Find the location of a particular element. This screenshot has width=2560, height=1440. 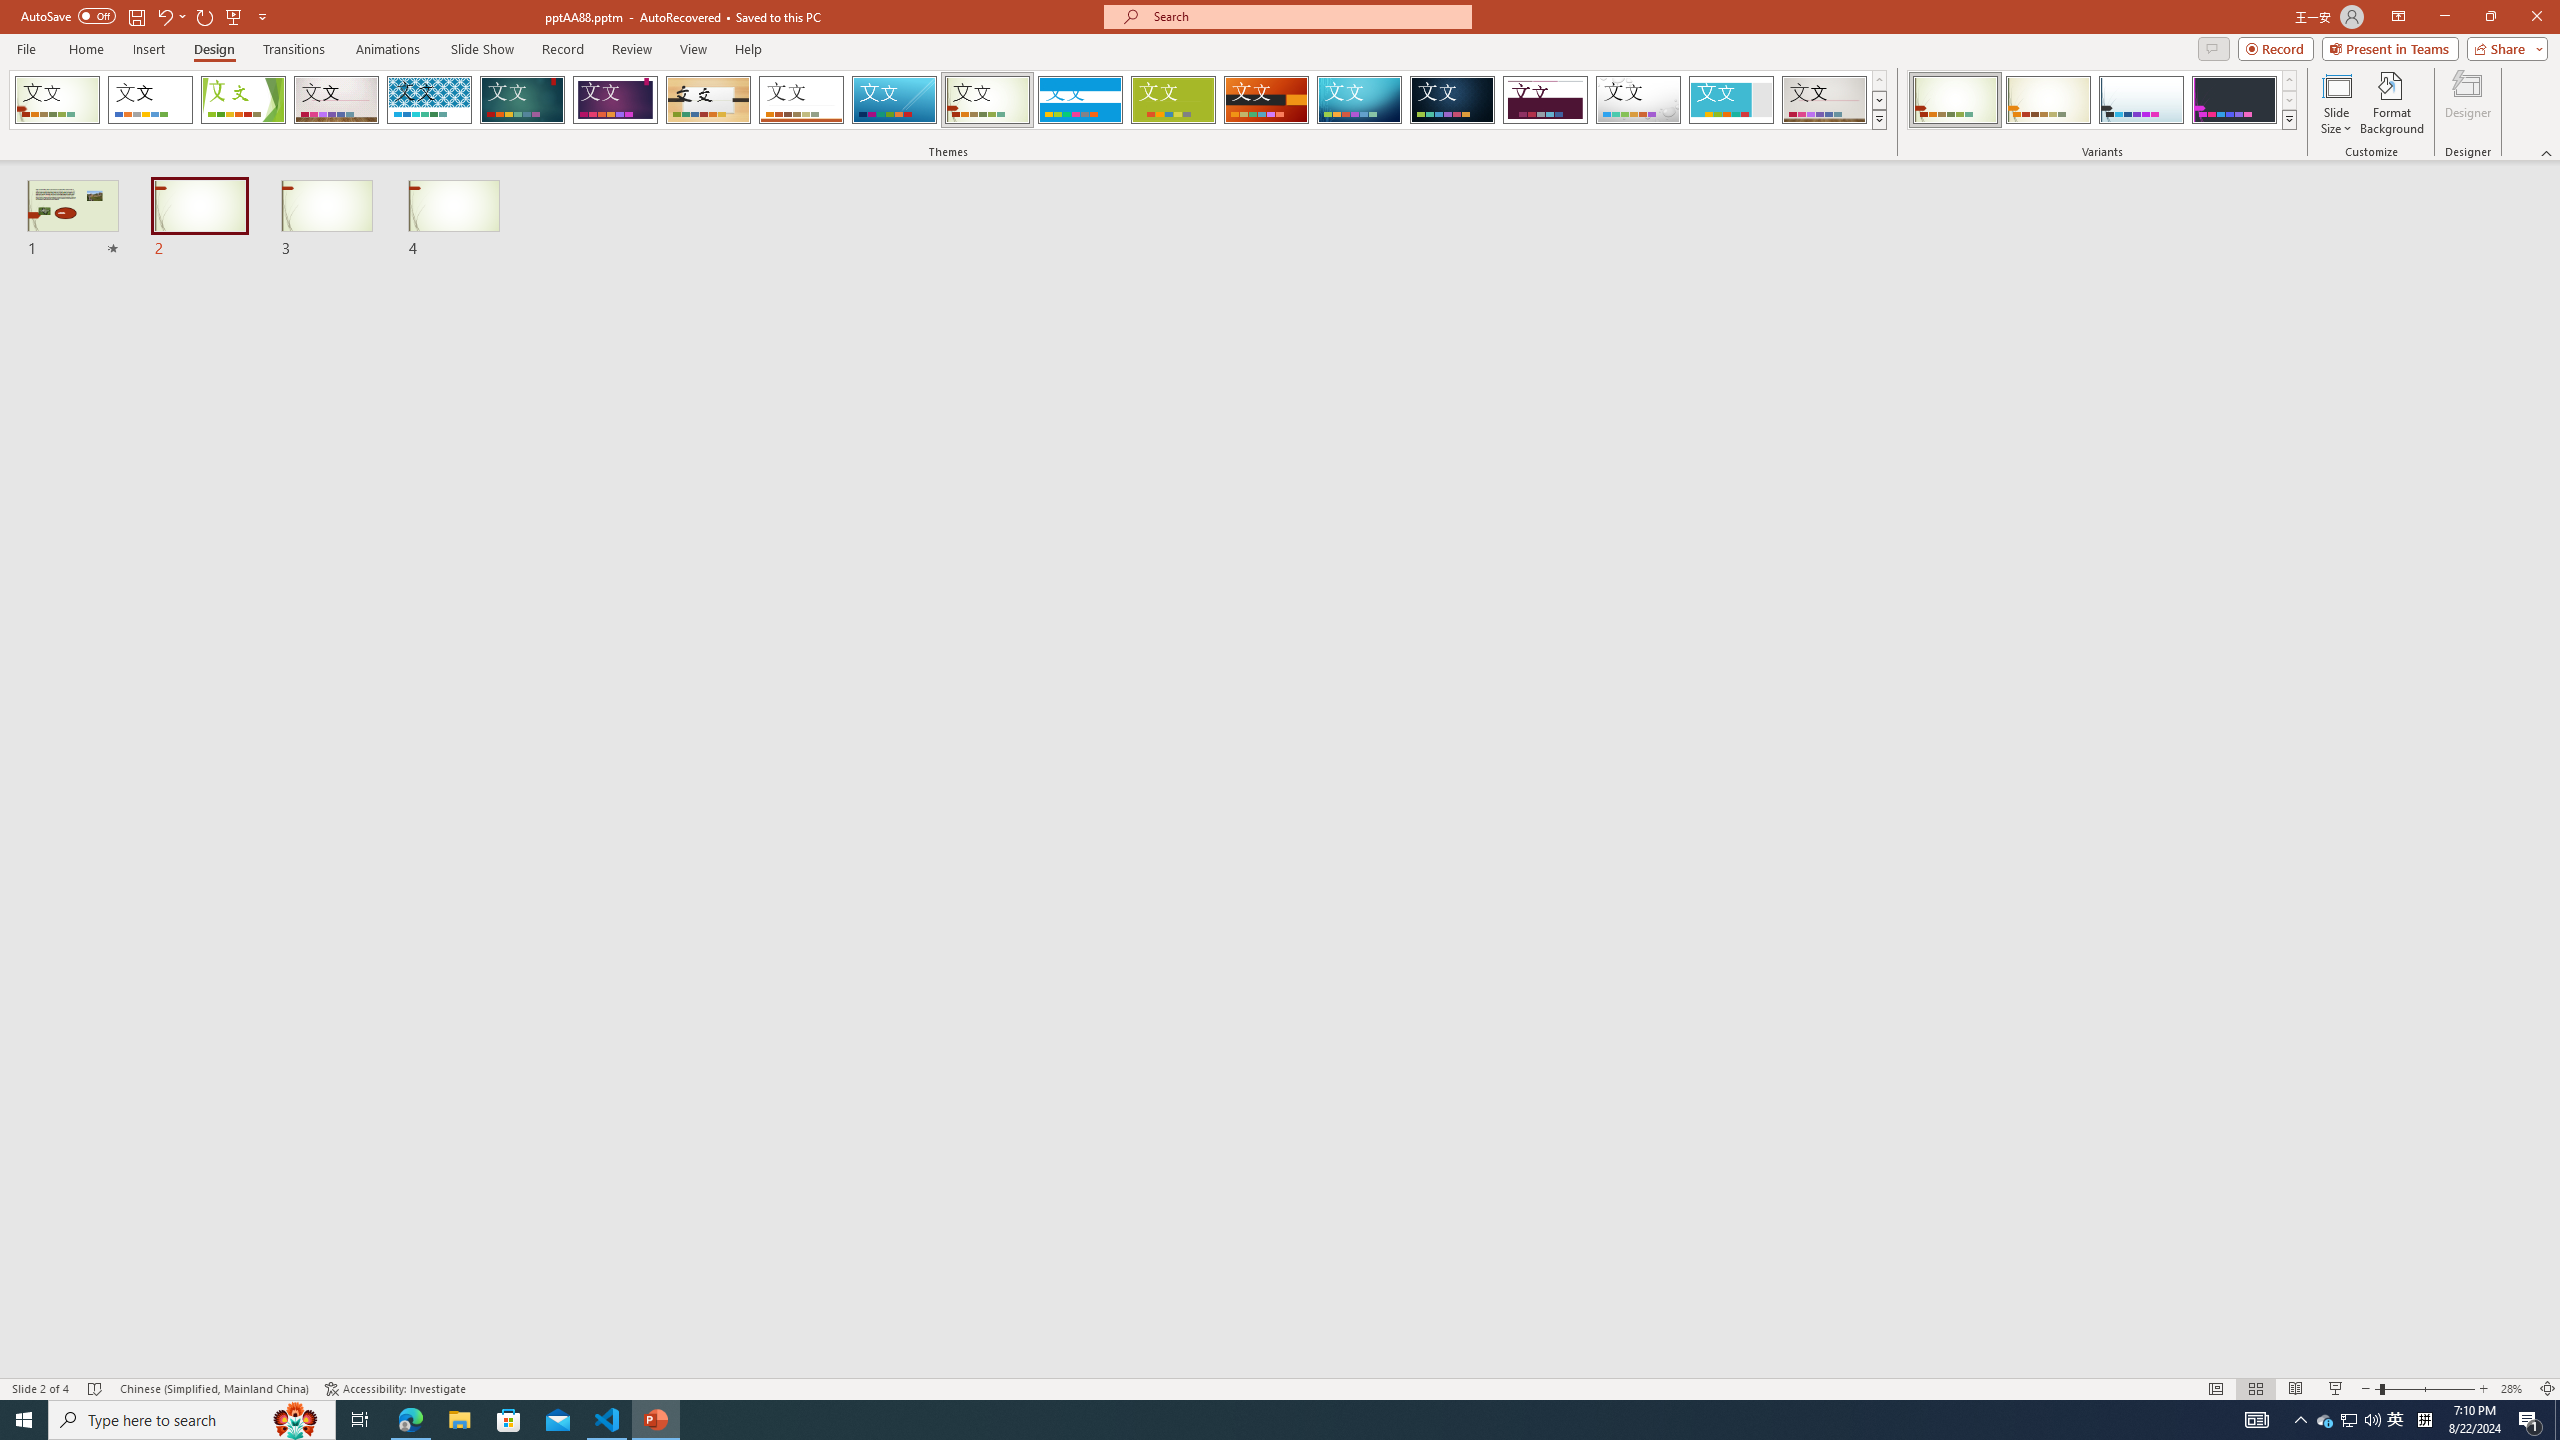

'Wisp Variant 3' is located at coordinates (2140, 99).